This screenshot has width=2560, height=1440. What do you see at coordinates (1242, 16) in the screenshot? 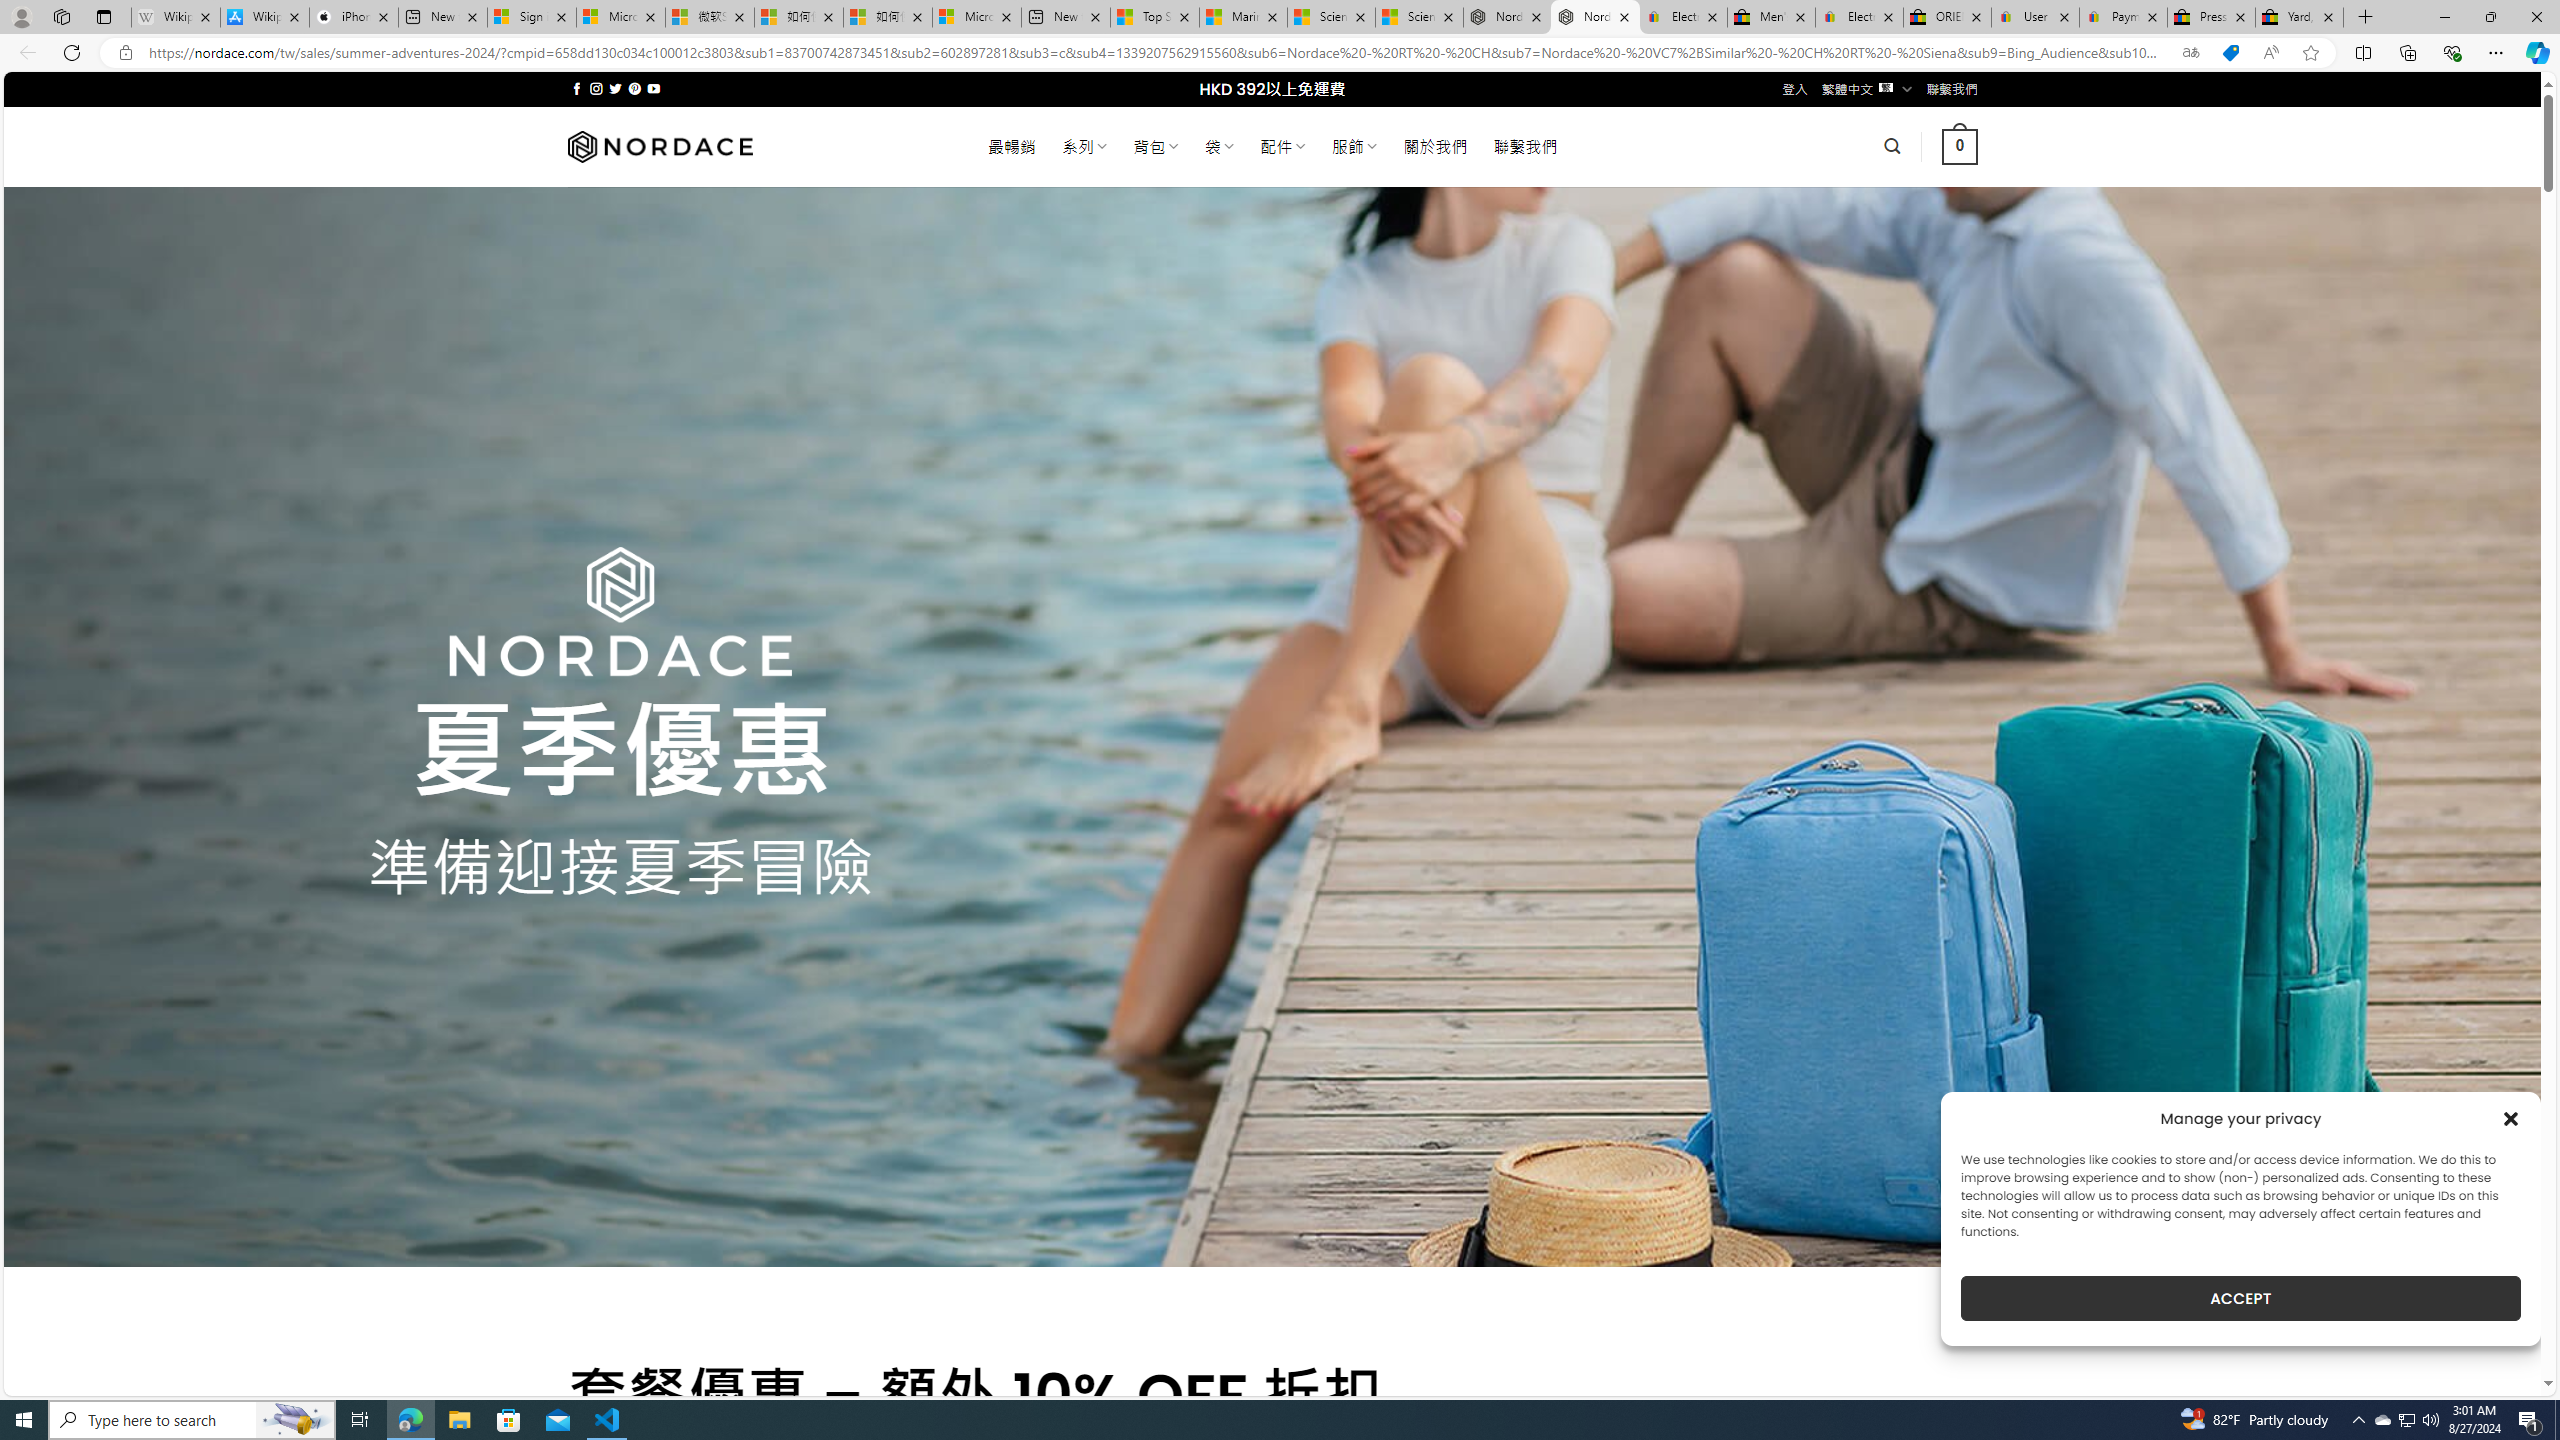
I see `'Marine life - MSN'` at bounding box center [1242, 16].